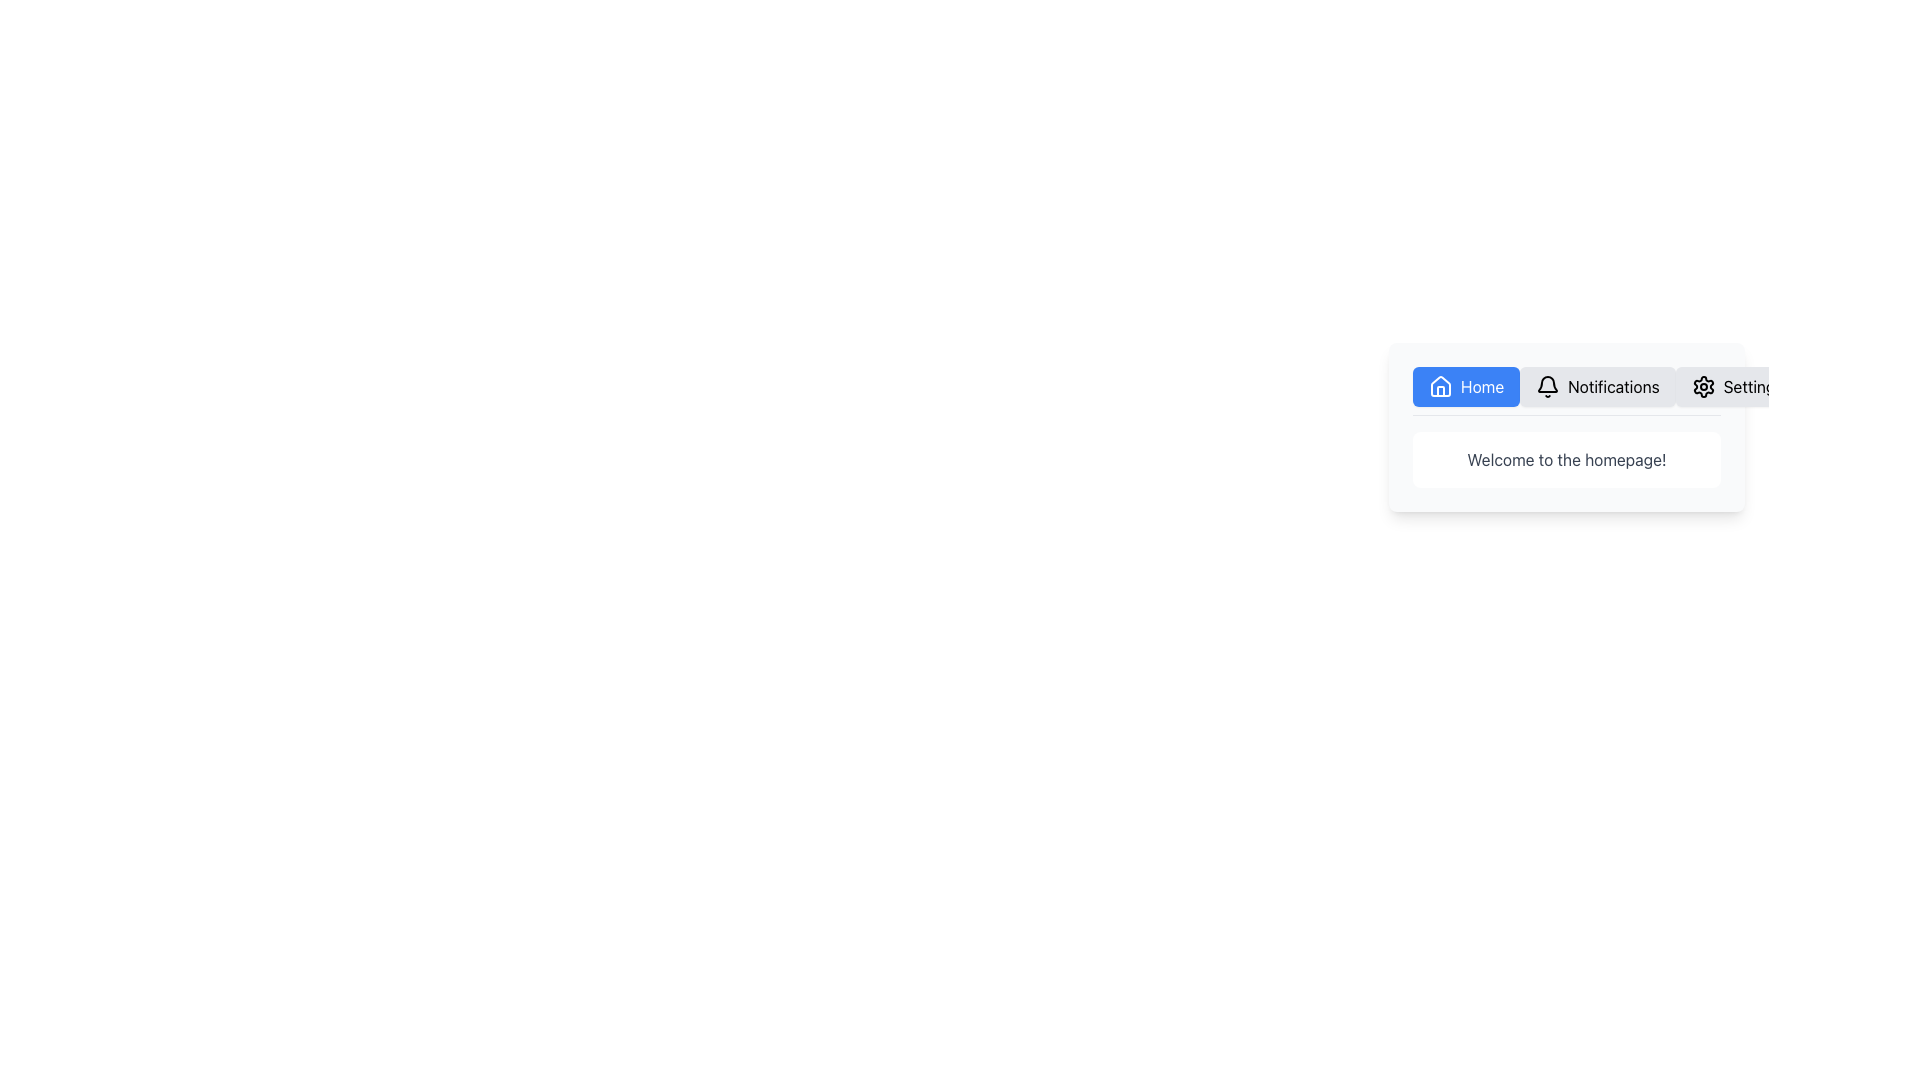 The height and width of the screenshot is (1080, 1920). Describe the element at coordinates (1613, 386) in the screenshot. I see `the Text Label indicating notifications, which is positioned in the navigation bar to the right of the bell icon` at that location.